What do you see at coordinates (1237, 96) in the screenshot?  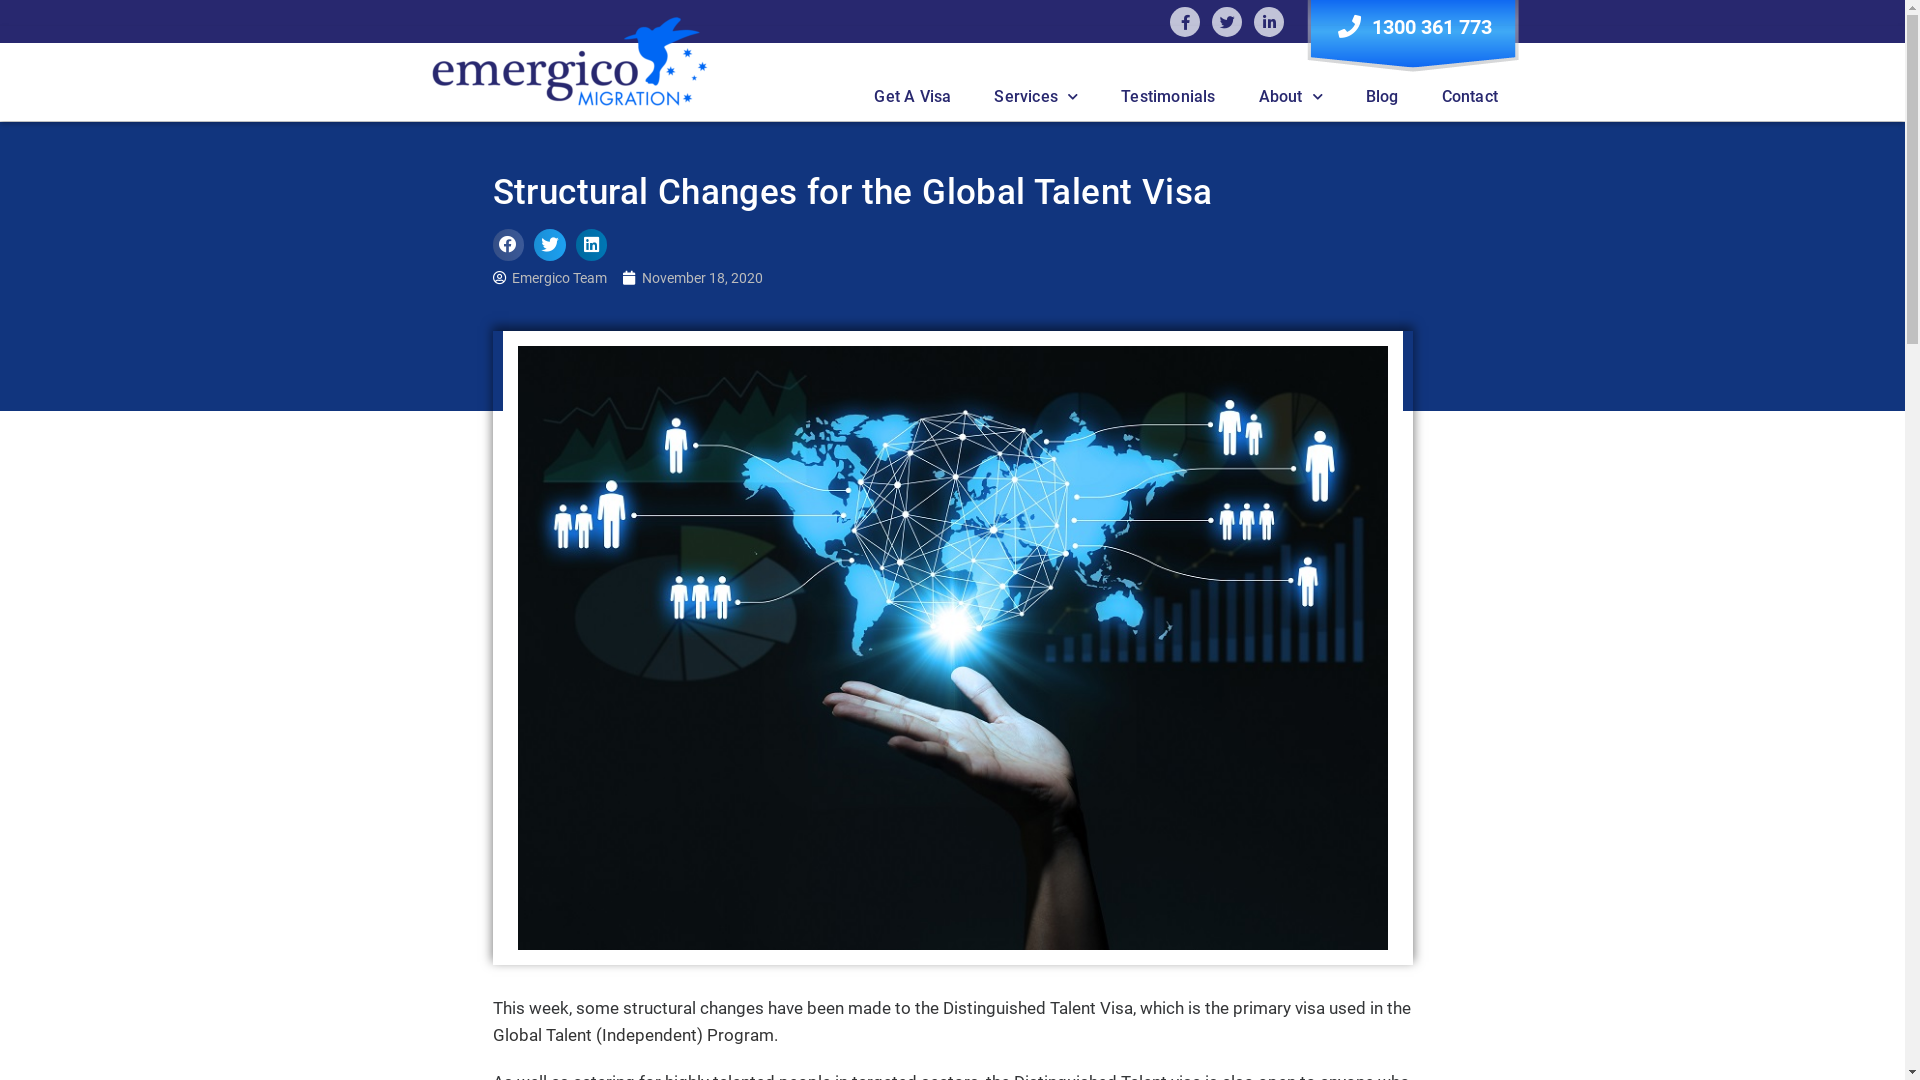 I see `'About'` at bounding box center [1237, 96].